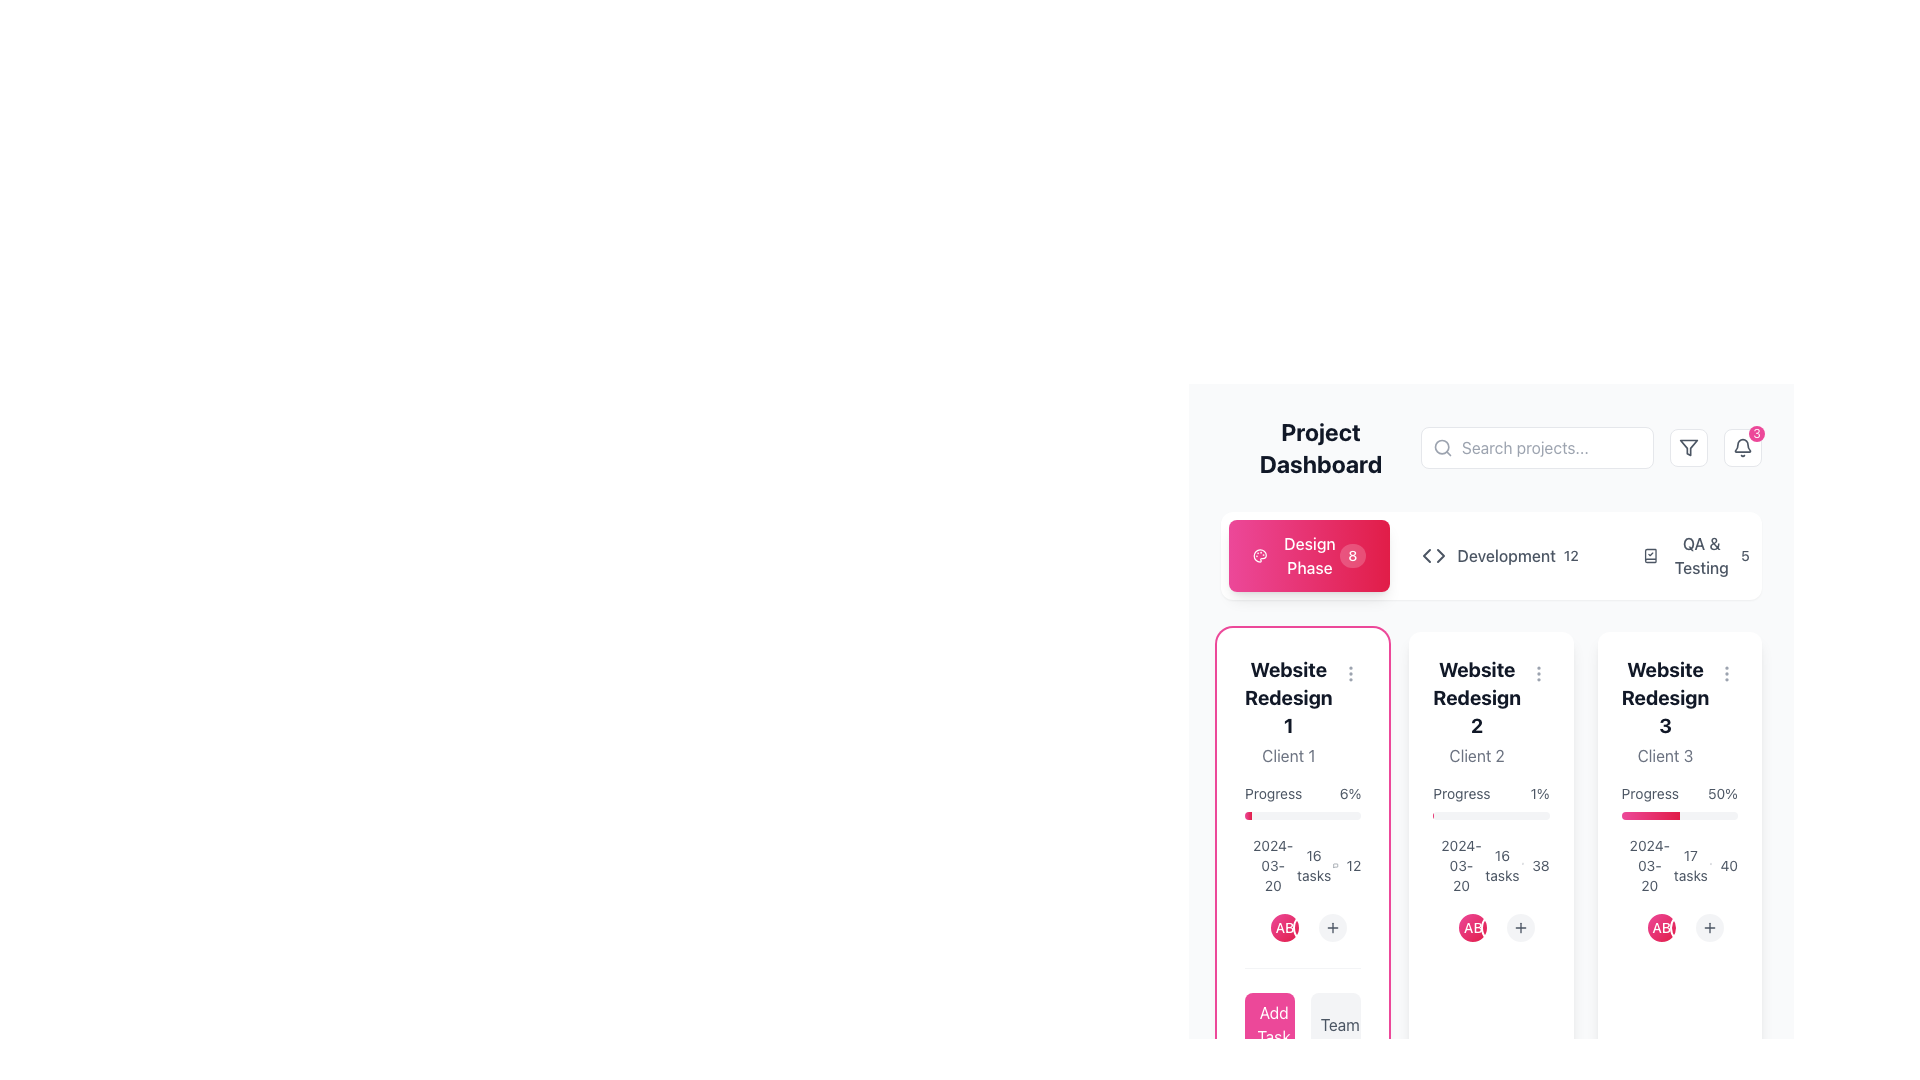 This screenshot has width=1920, height=1080. I want to click on the static text label titled 'Website Redesign 2' located at the top-left quadrant of the card in the second column, so click(1477, 697).